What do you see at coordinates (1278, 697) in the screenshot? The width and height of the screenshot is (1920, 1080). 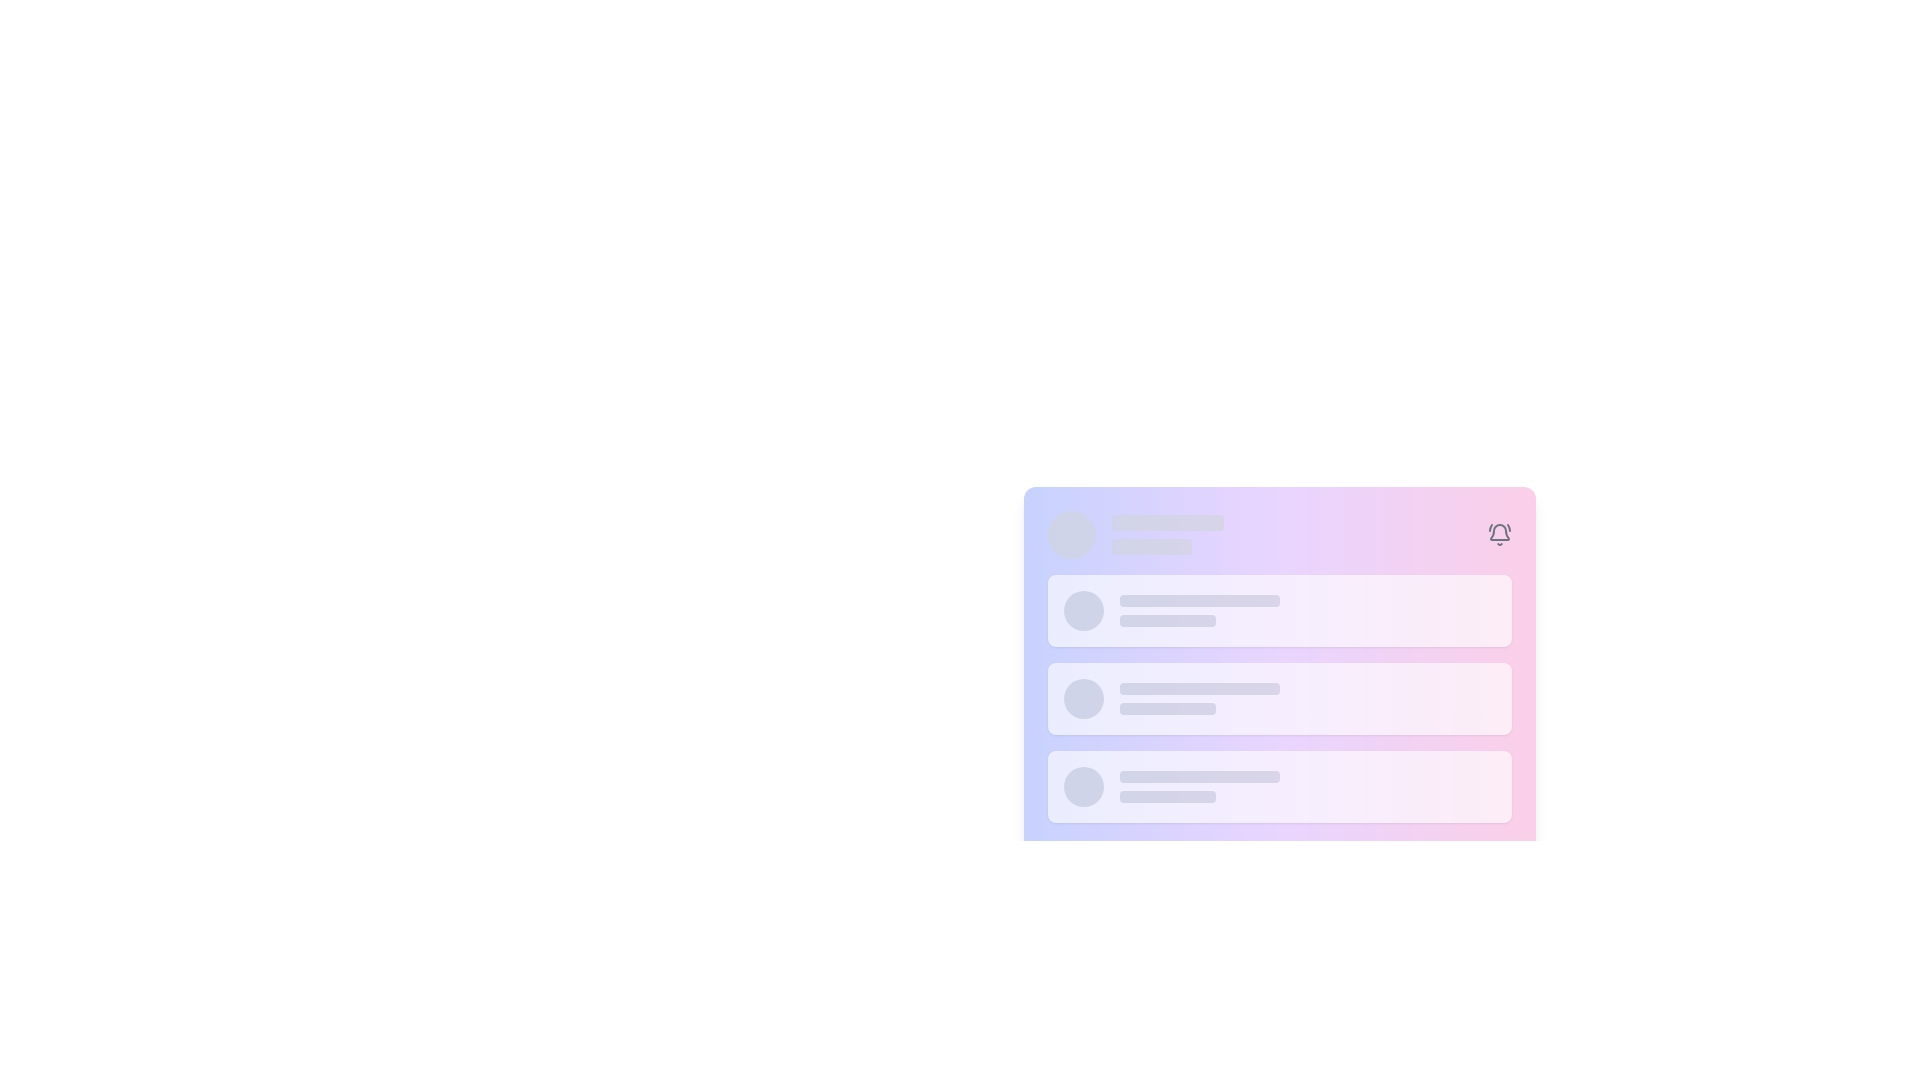 I see `the second card-like structure in a vertical list of three cards` at bounding box center [1278, 697].